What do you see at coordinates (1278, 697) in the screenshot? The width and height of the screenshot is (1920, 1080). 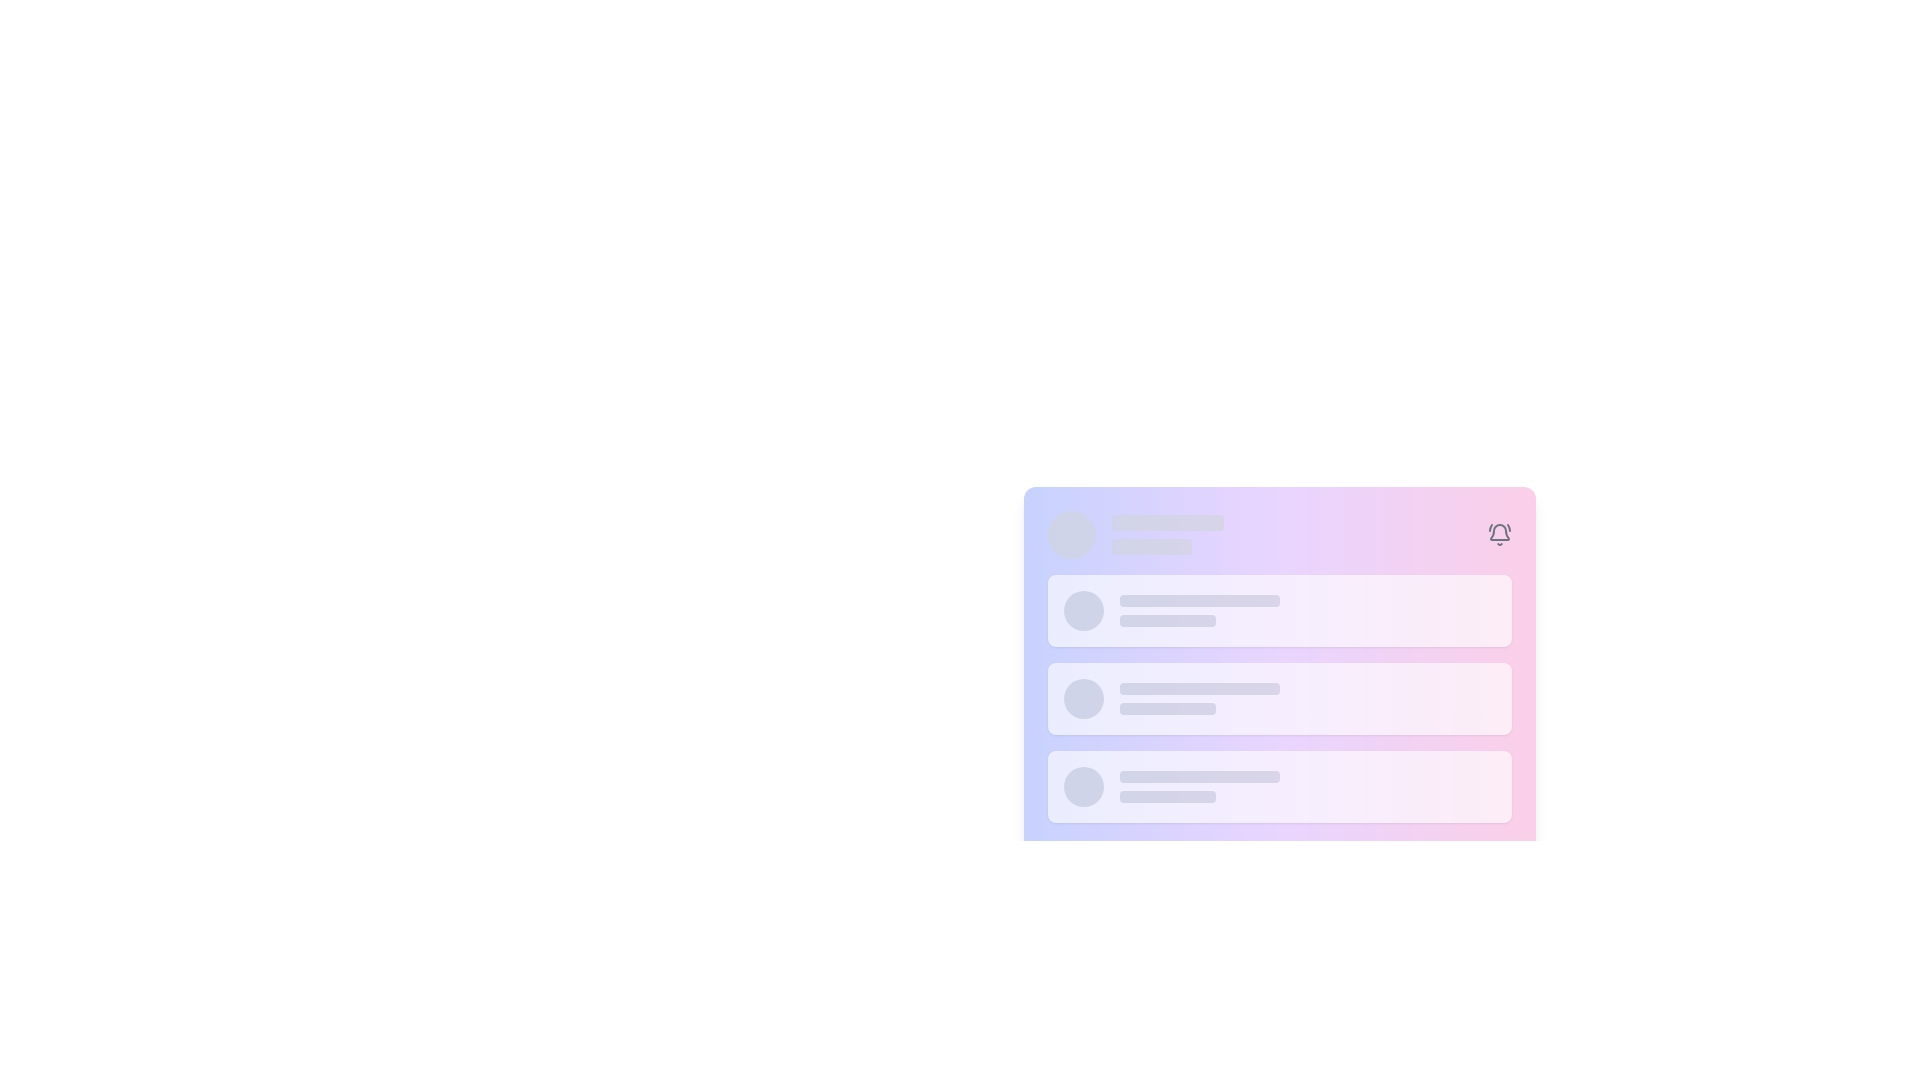 I see `the second card-like structure in a vertical list of three cards` at bounding box center [1278, 697].